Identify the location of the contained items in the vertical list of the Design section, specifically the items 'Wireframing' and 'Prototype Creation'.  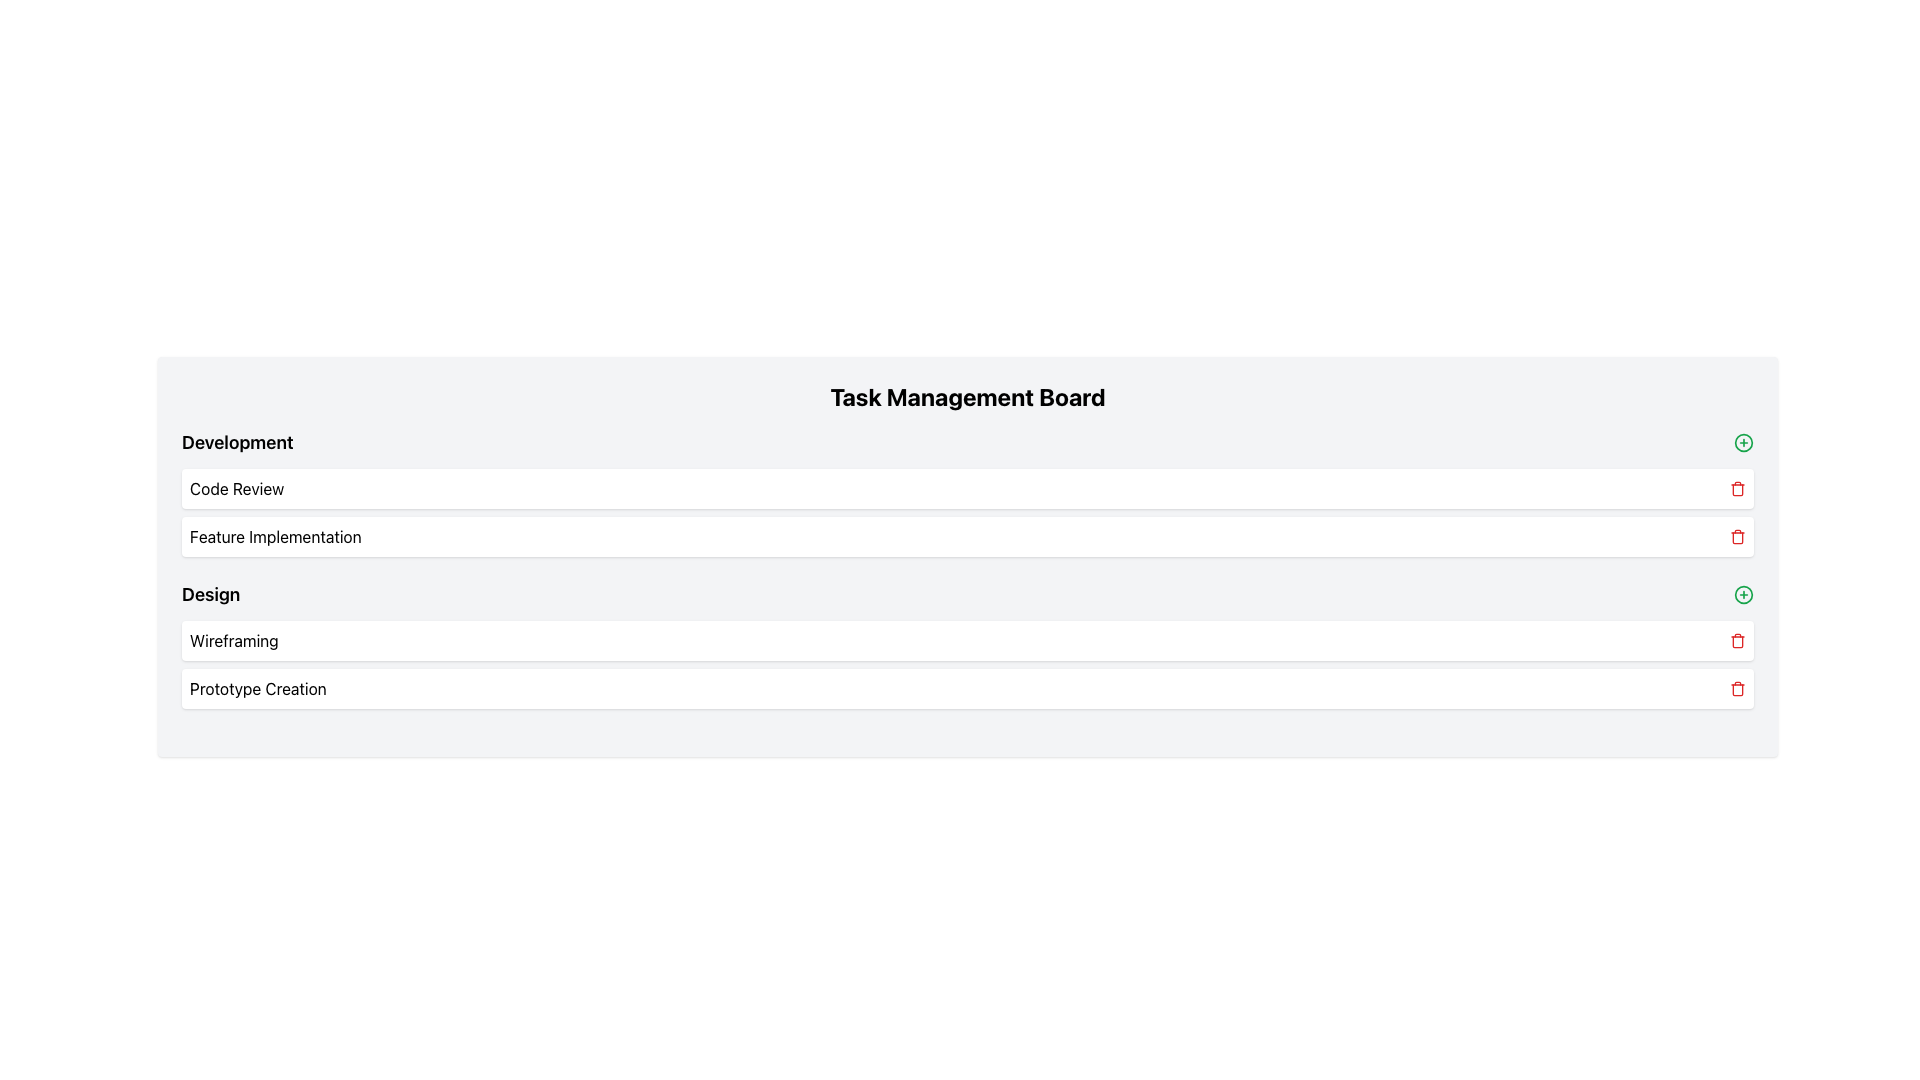
(968, 664).